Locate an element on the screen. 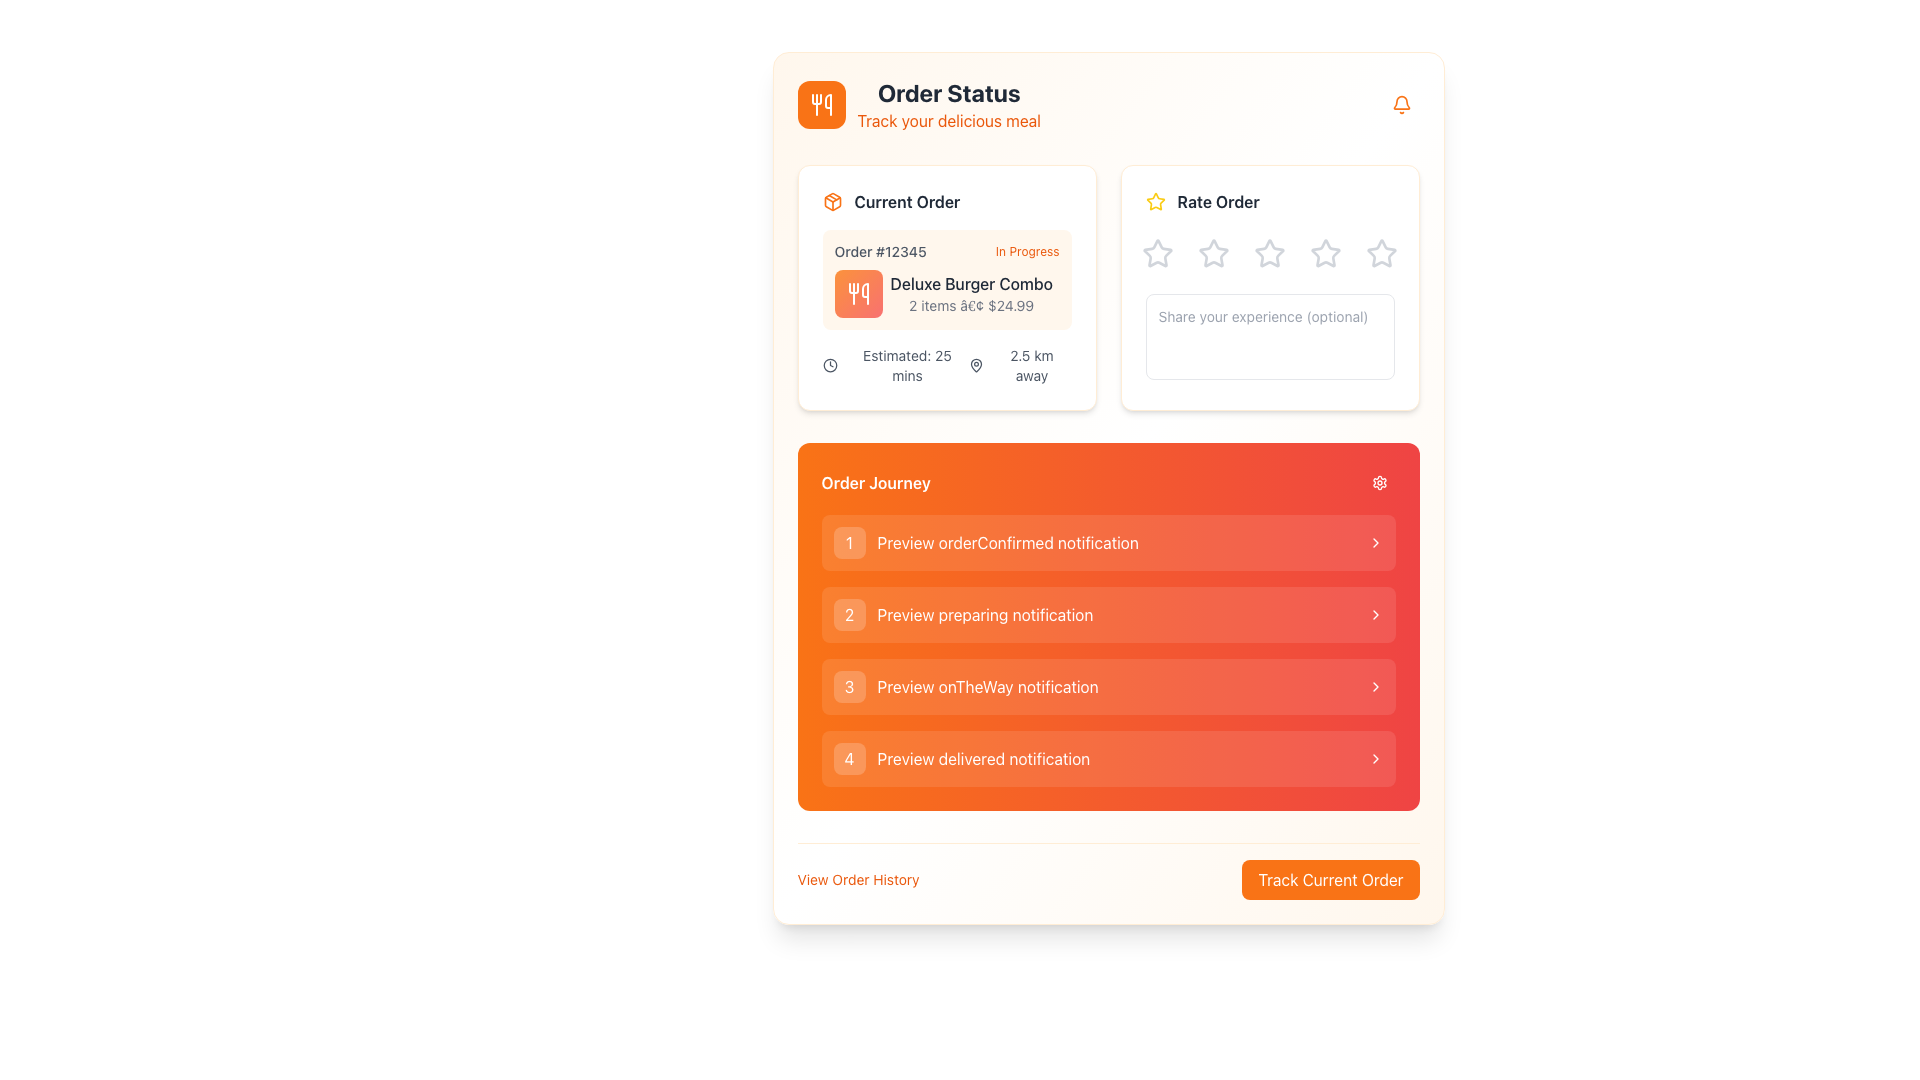 This screenshot has width=1920, height=1080. the chevron icon located at the far right end of the second item in the 'Order Journey' section, adjacent to the 'Preview preparing notification' label is located at coordinates (1374, 613).